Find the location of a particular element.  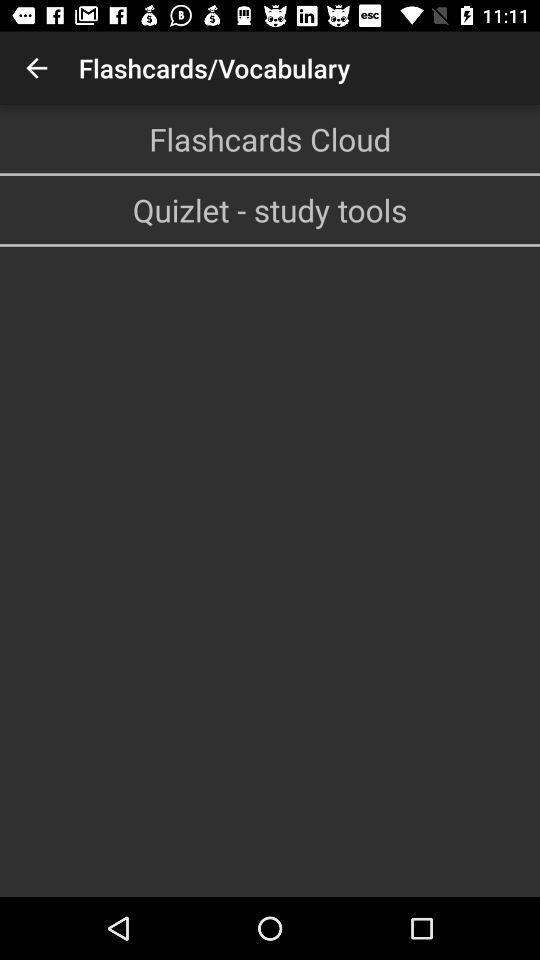

the item above the flashcards cloud is located at coordinates (36, 68).